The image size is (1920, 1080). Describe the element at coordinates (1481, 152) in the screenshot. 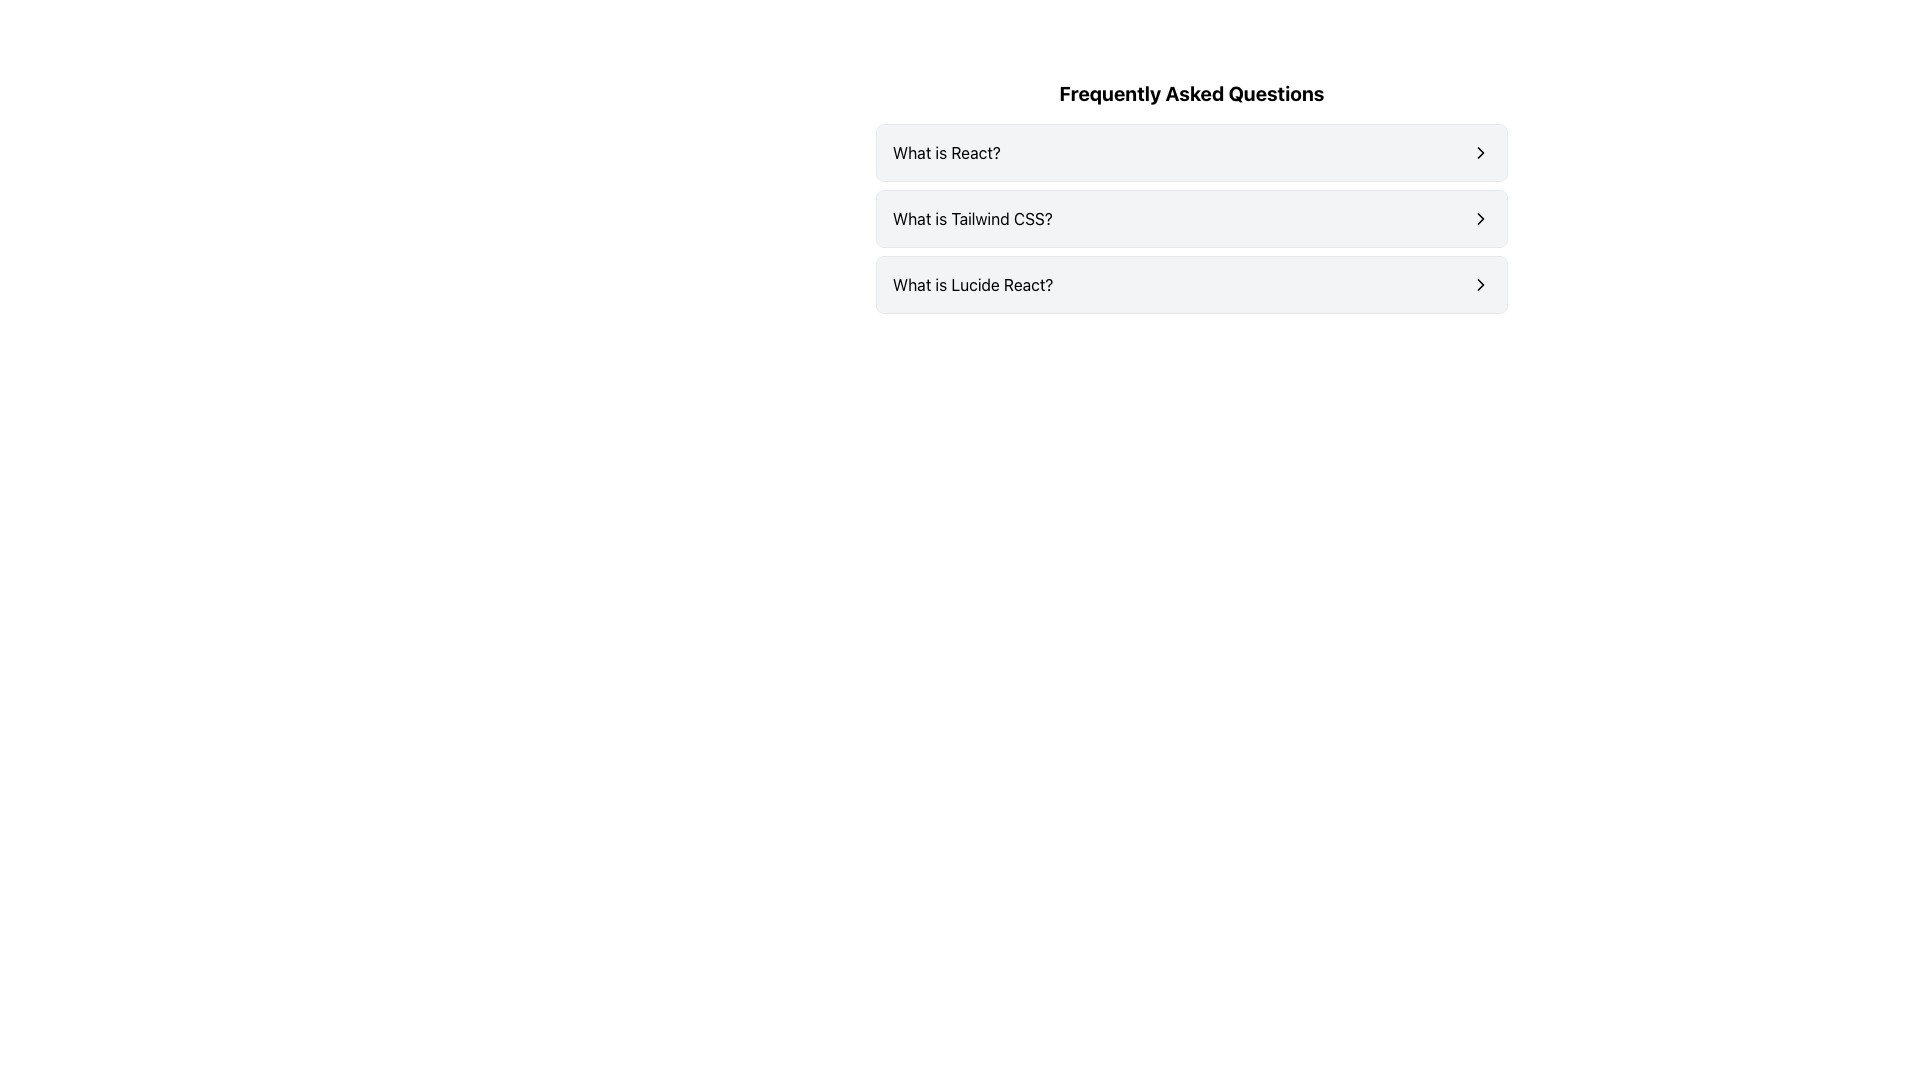

I see `the arrow icon on the far right of the 'What is React?' item in the FAQ interface` at that location.